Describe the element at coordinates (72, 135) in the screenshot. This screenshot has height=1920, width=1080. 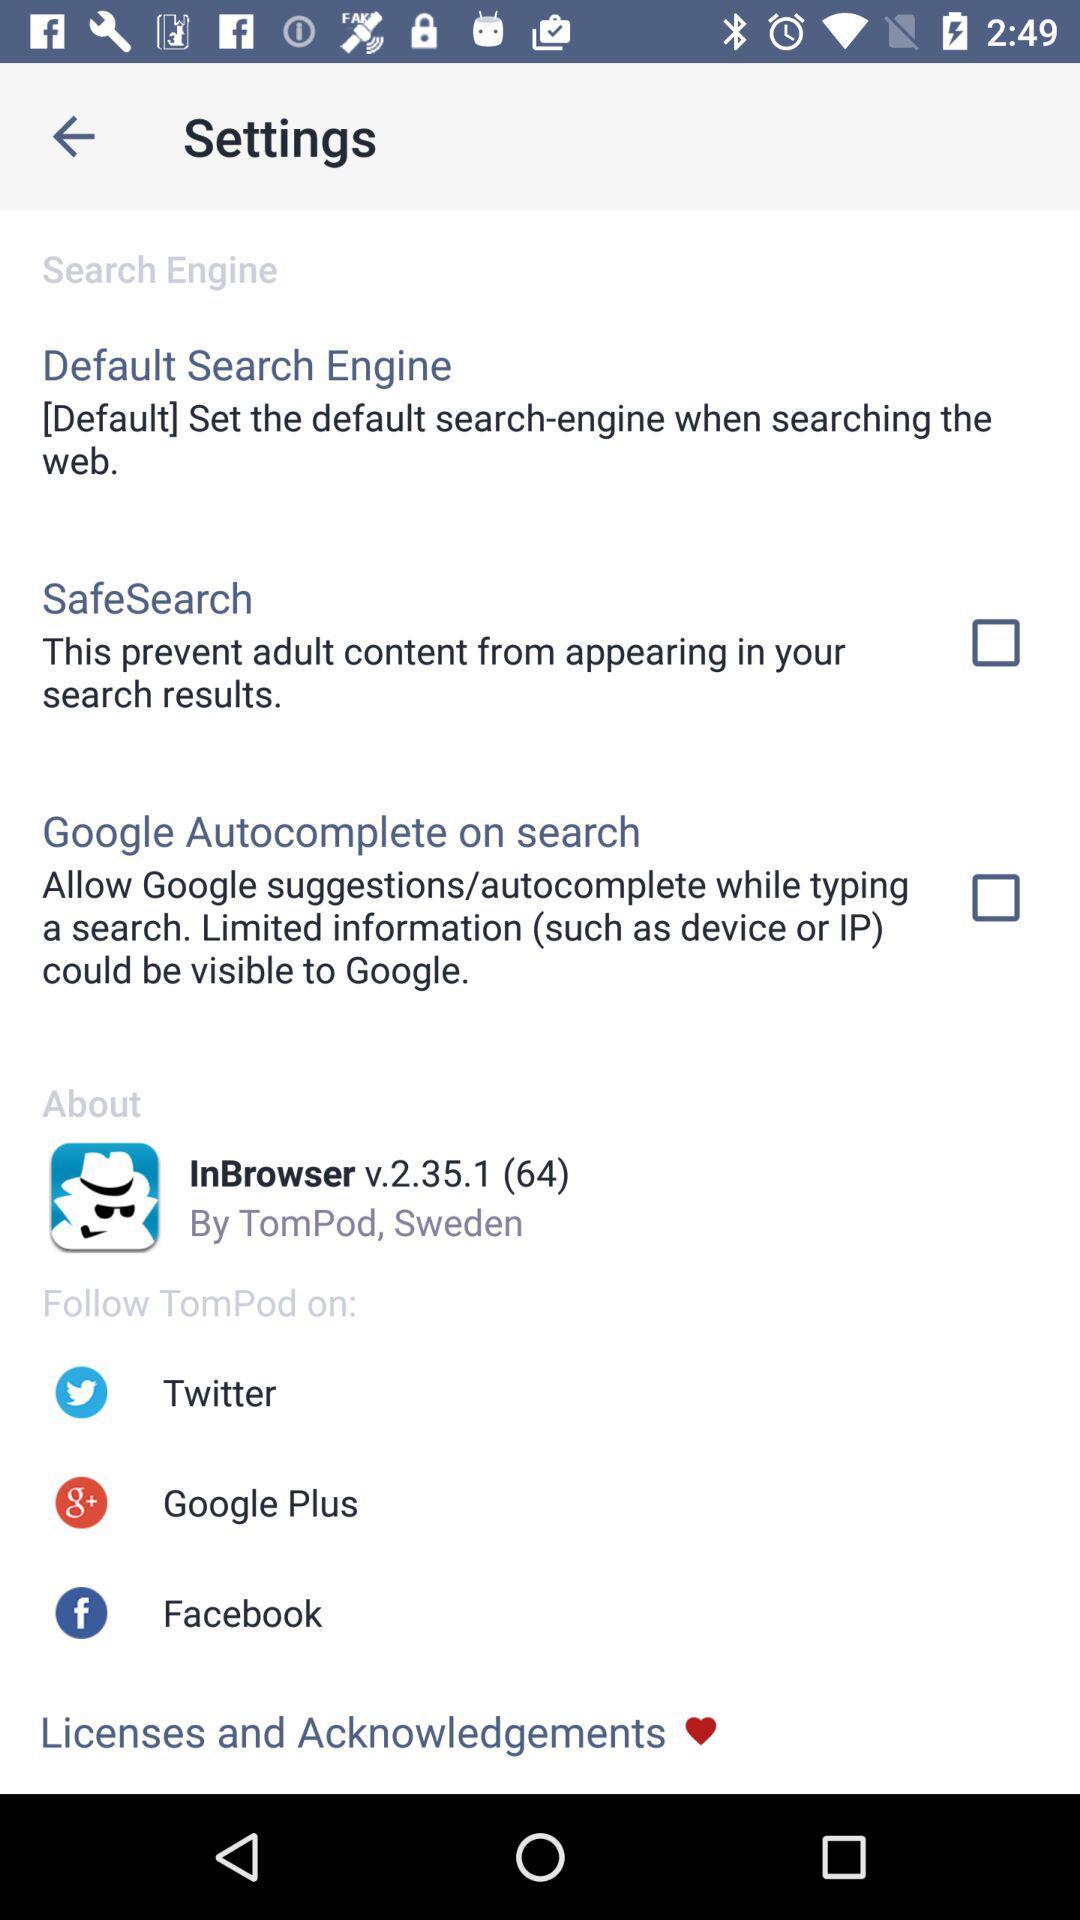
I see `the item next to the   settings app` at that location.